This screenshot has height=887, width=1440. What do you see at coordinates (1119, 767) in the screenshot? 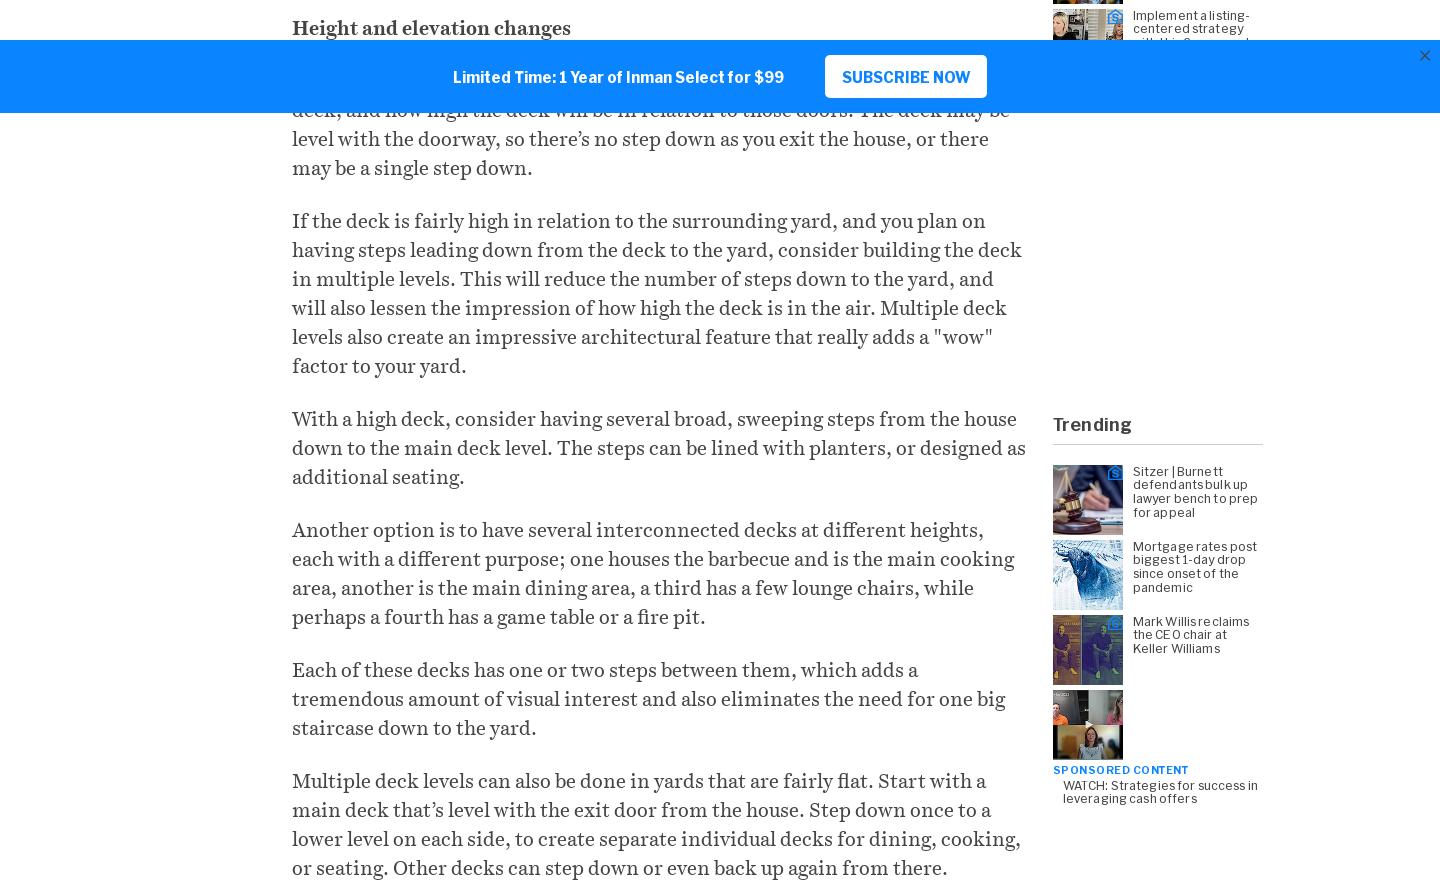
I see `'Sponsored Content'` at bounding box center [1119, 767].